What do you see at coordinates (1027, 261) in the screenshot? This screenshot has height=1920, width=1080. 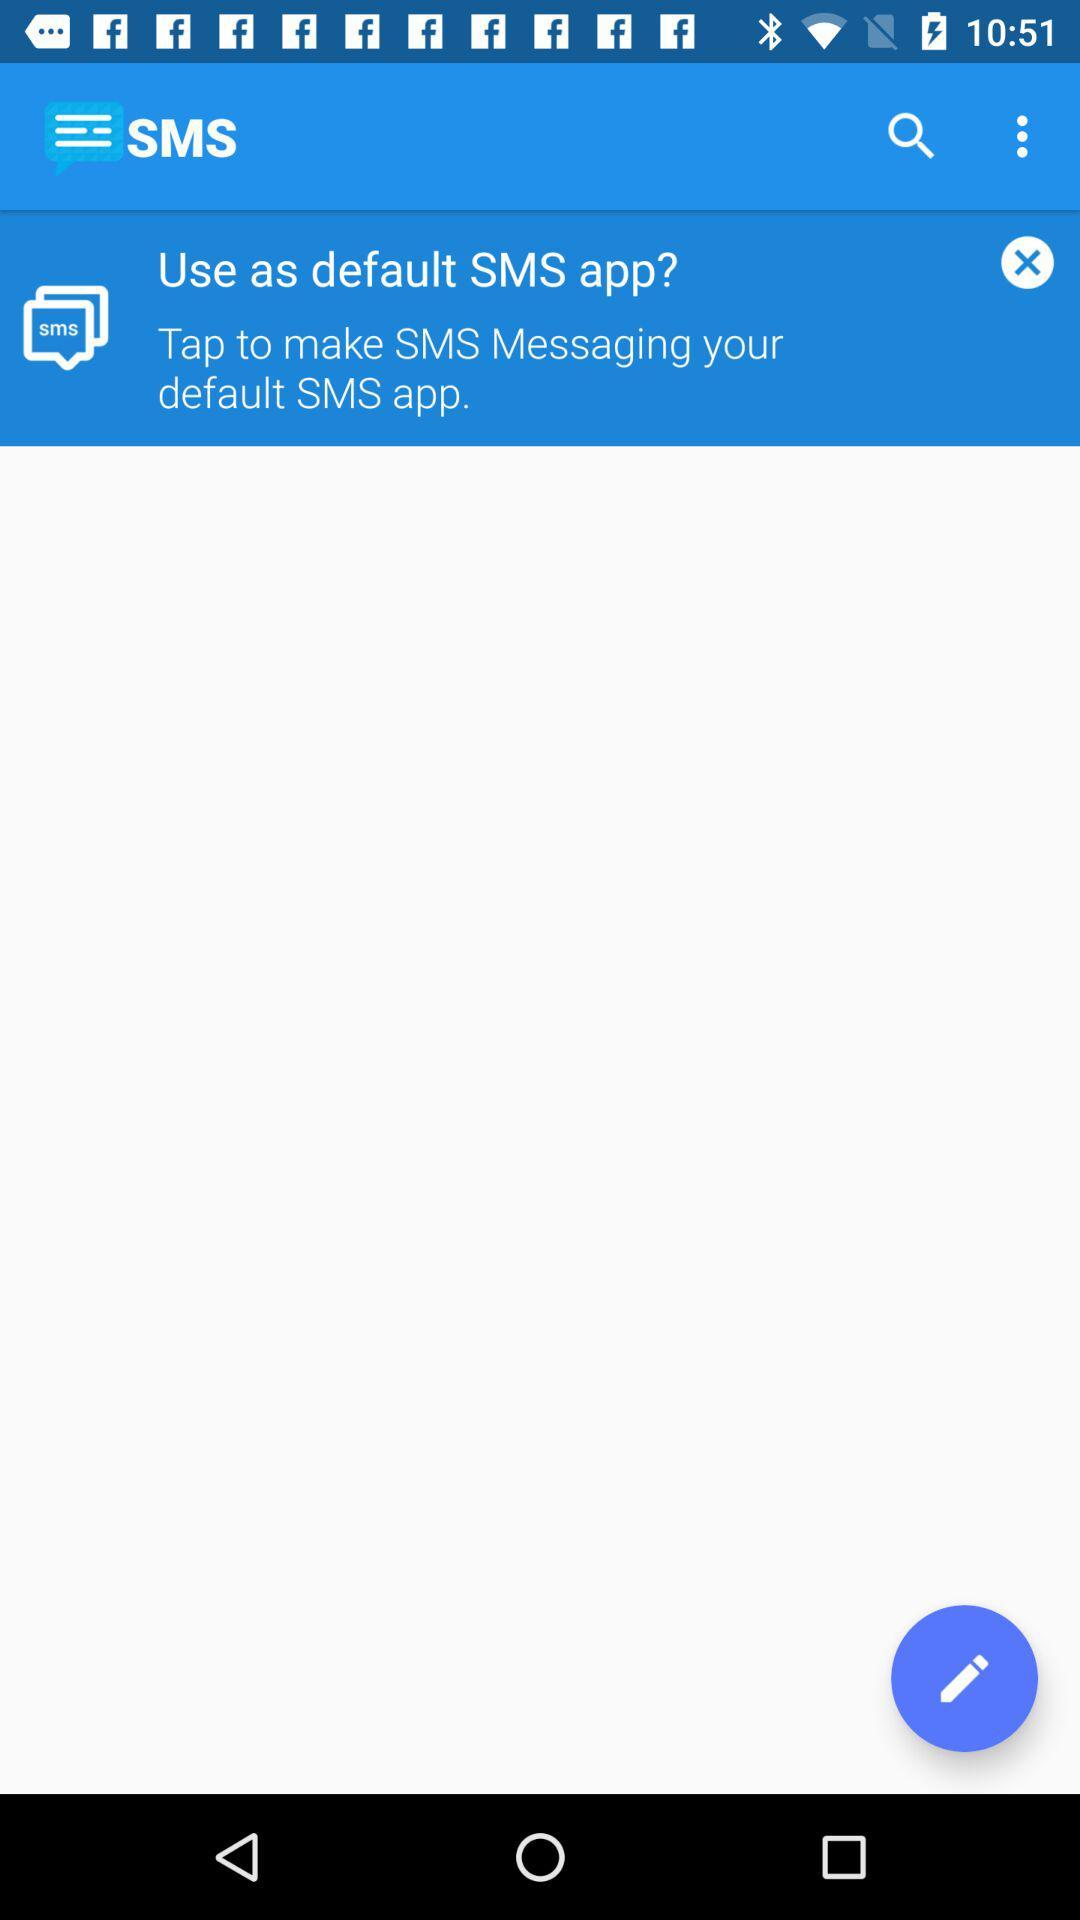 I see `the close icon` at bounding box center [1027, 261].